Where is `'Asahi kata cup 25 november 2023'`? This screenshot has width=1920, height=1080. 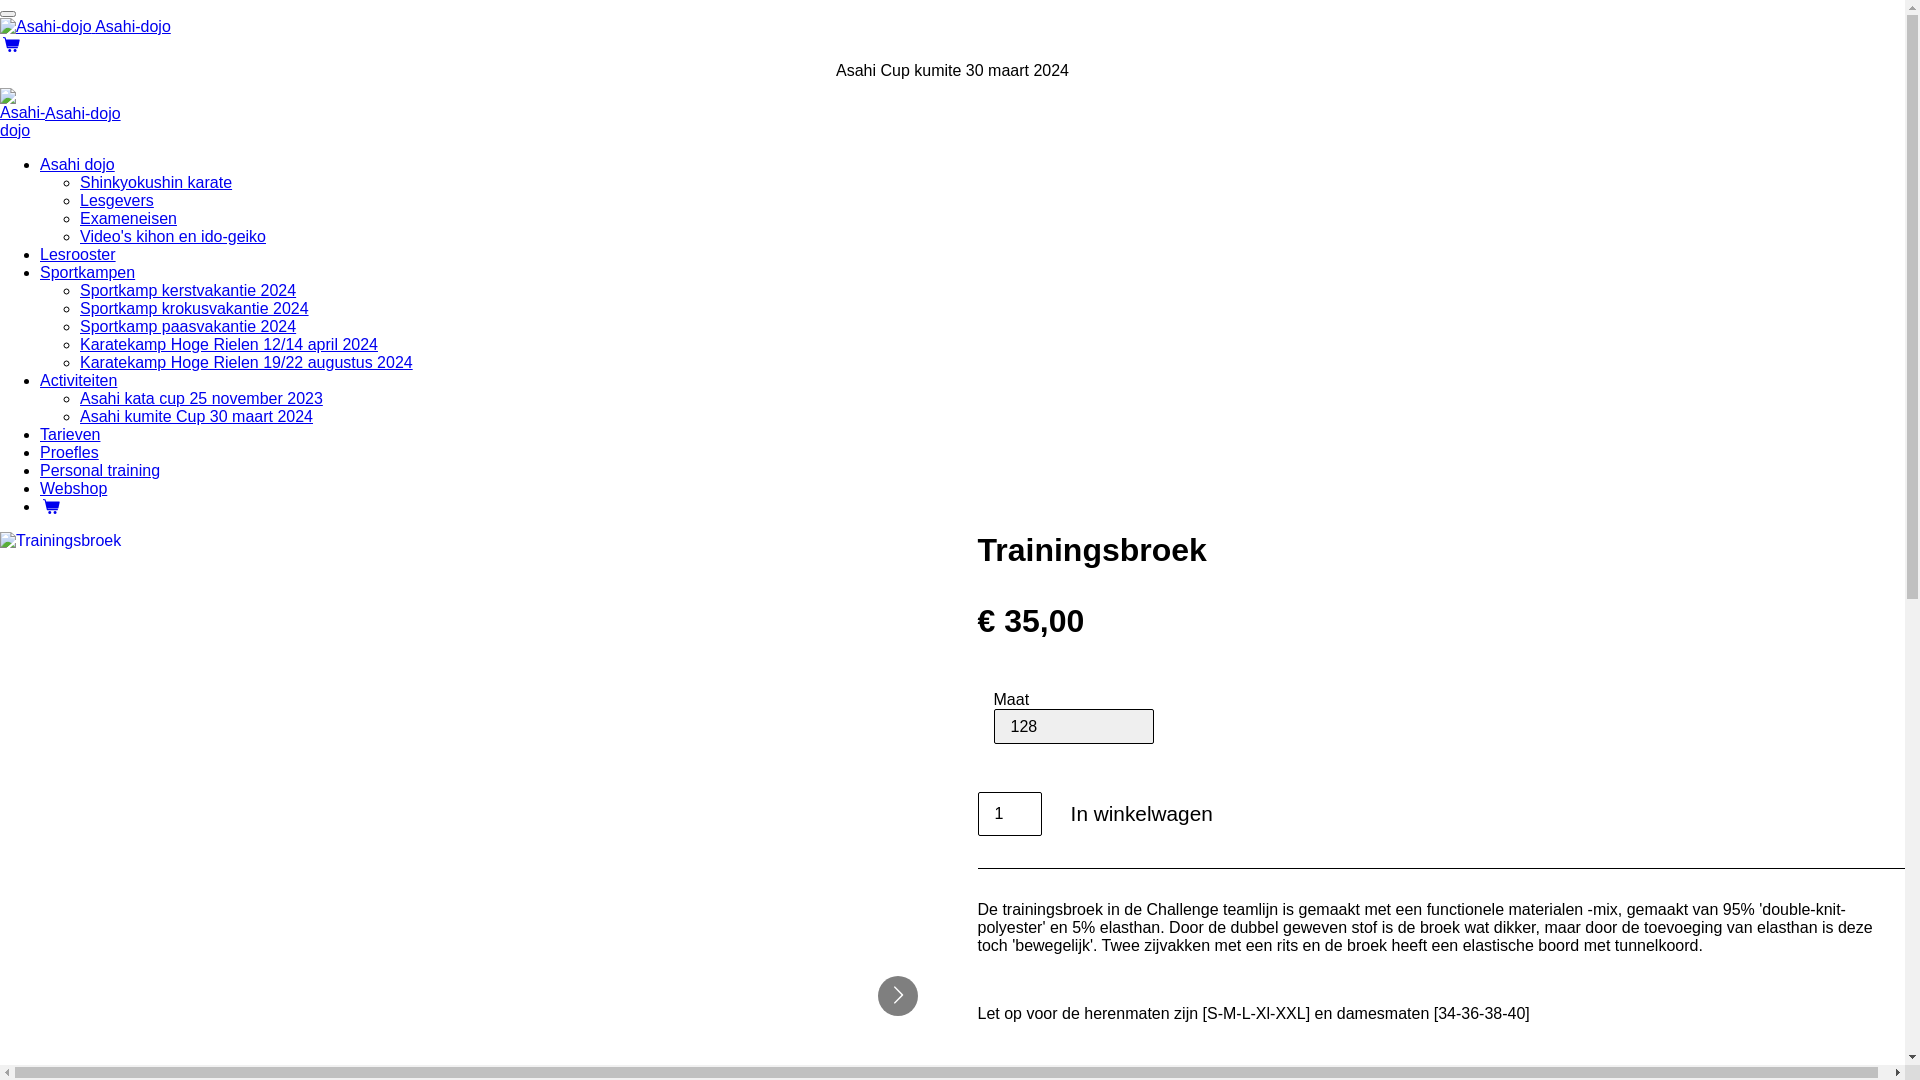 'Asahi kata cup 25 november 2023' is located at coordinates (80, 398).